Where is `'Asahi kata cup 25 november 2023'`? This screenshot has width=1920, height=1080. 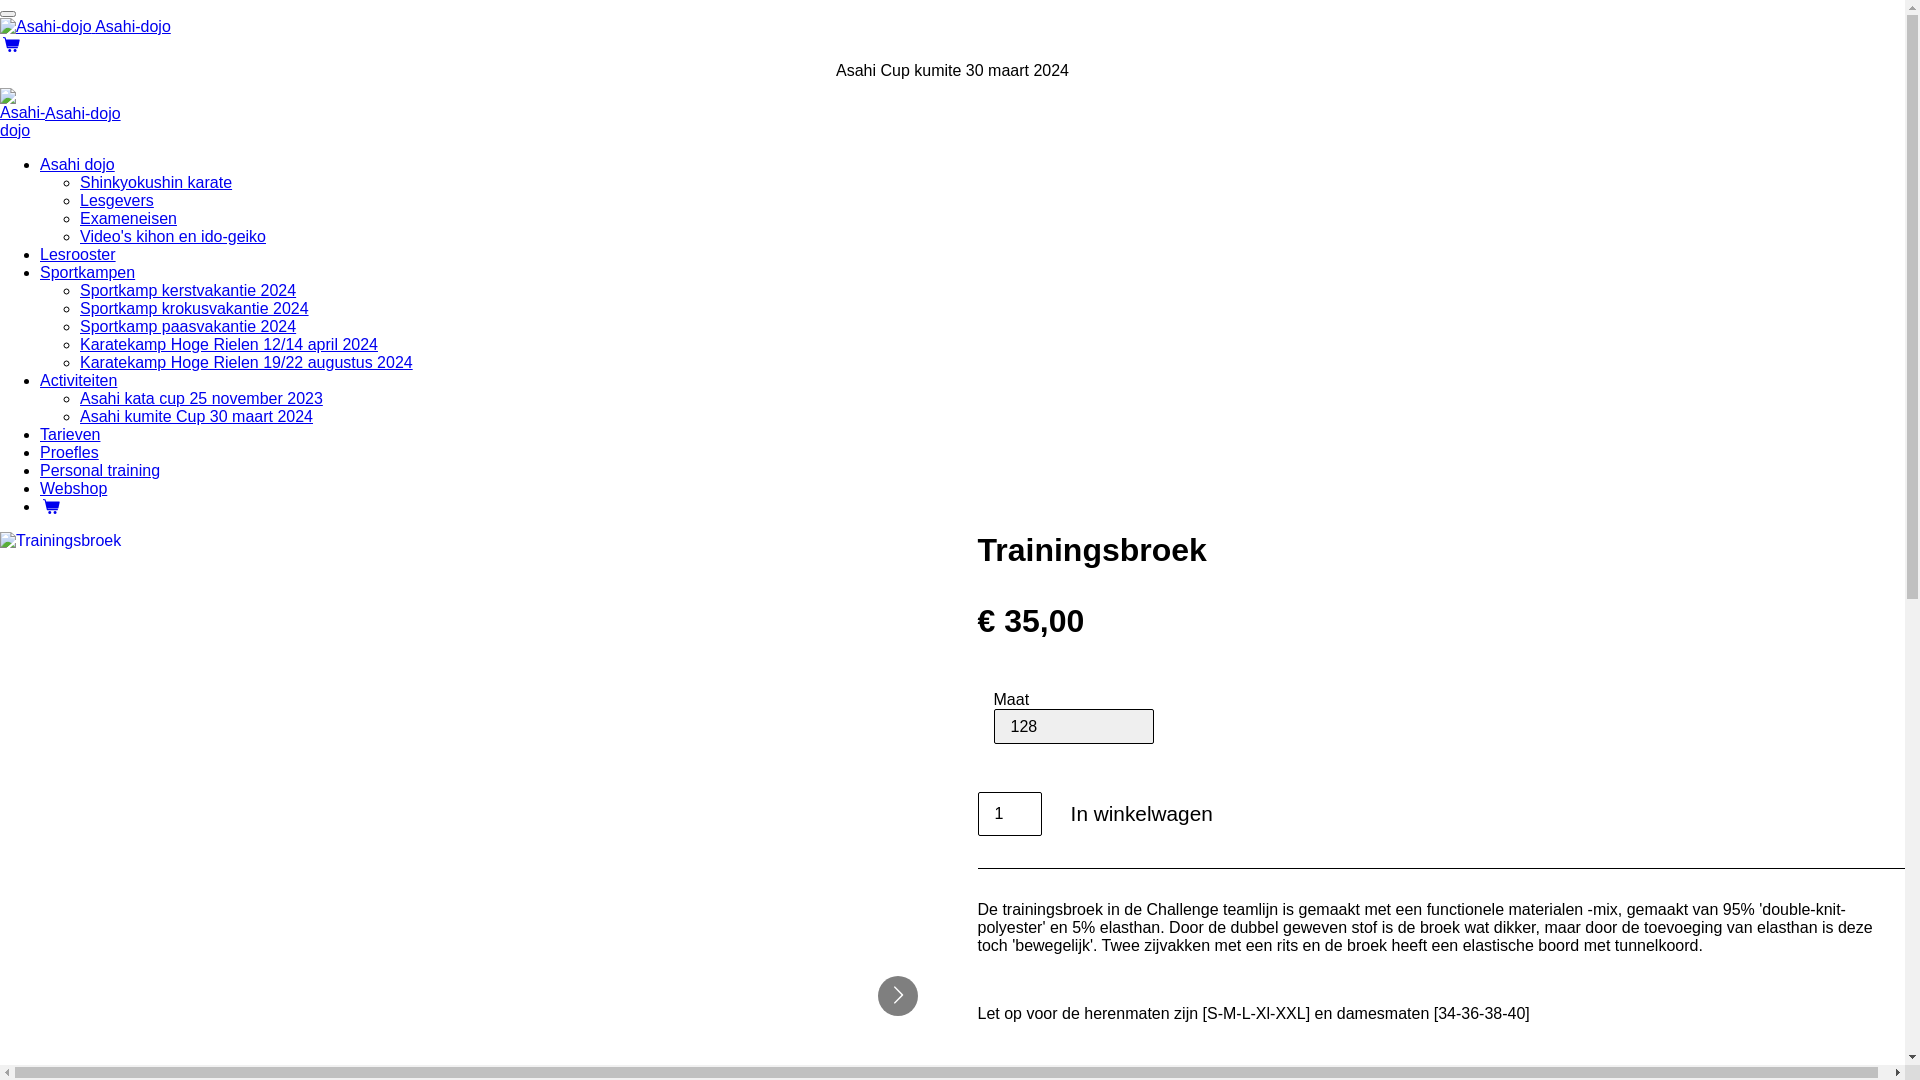 'Asahi kata cup 25 november 2023' is located at coordinates (80, 398).